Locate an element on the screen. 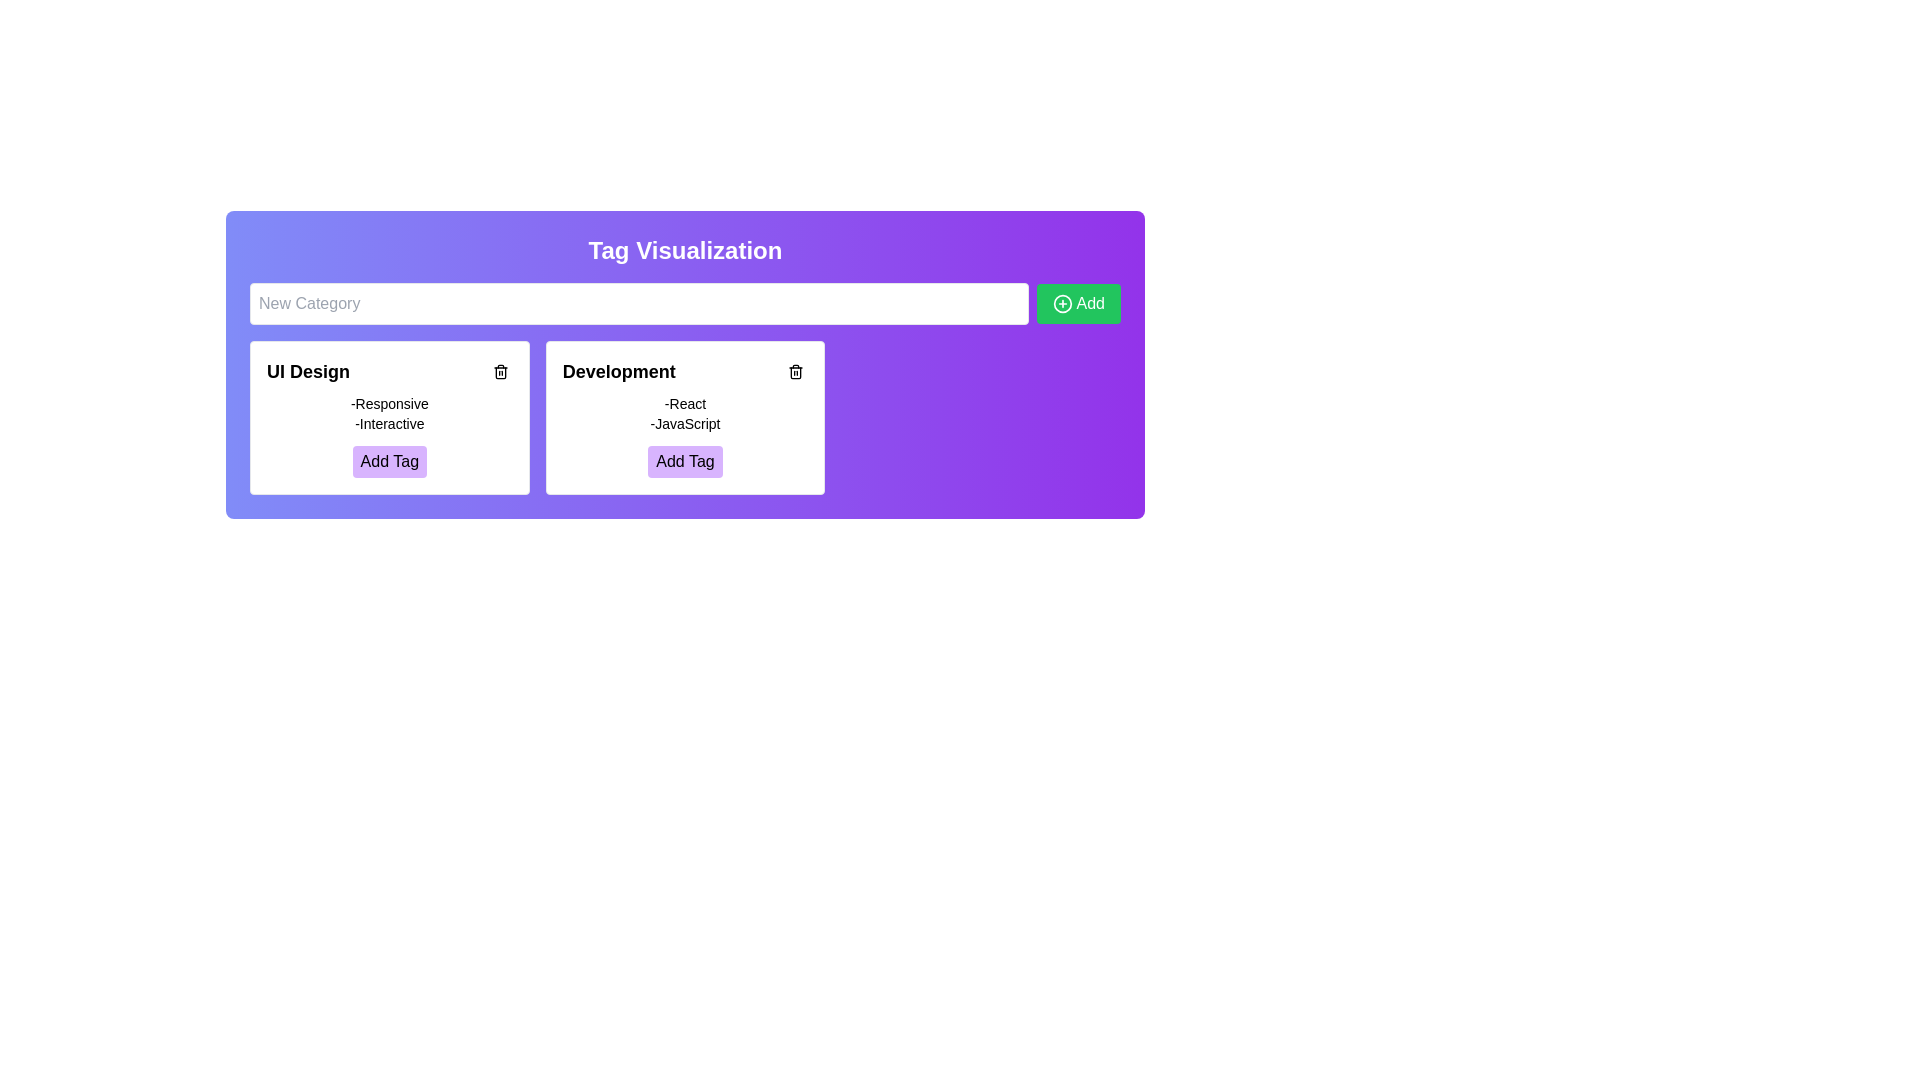 This screenshot has width=1920, height=1080. the delete button located in the top-right corner of the 'Development' section card is located at coordinates (795, 371).